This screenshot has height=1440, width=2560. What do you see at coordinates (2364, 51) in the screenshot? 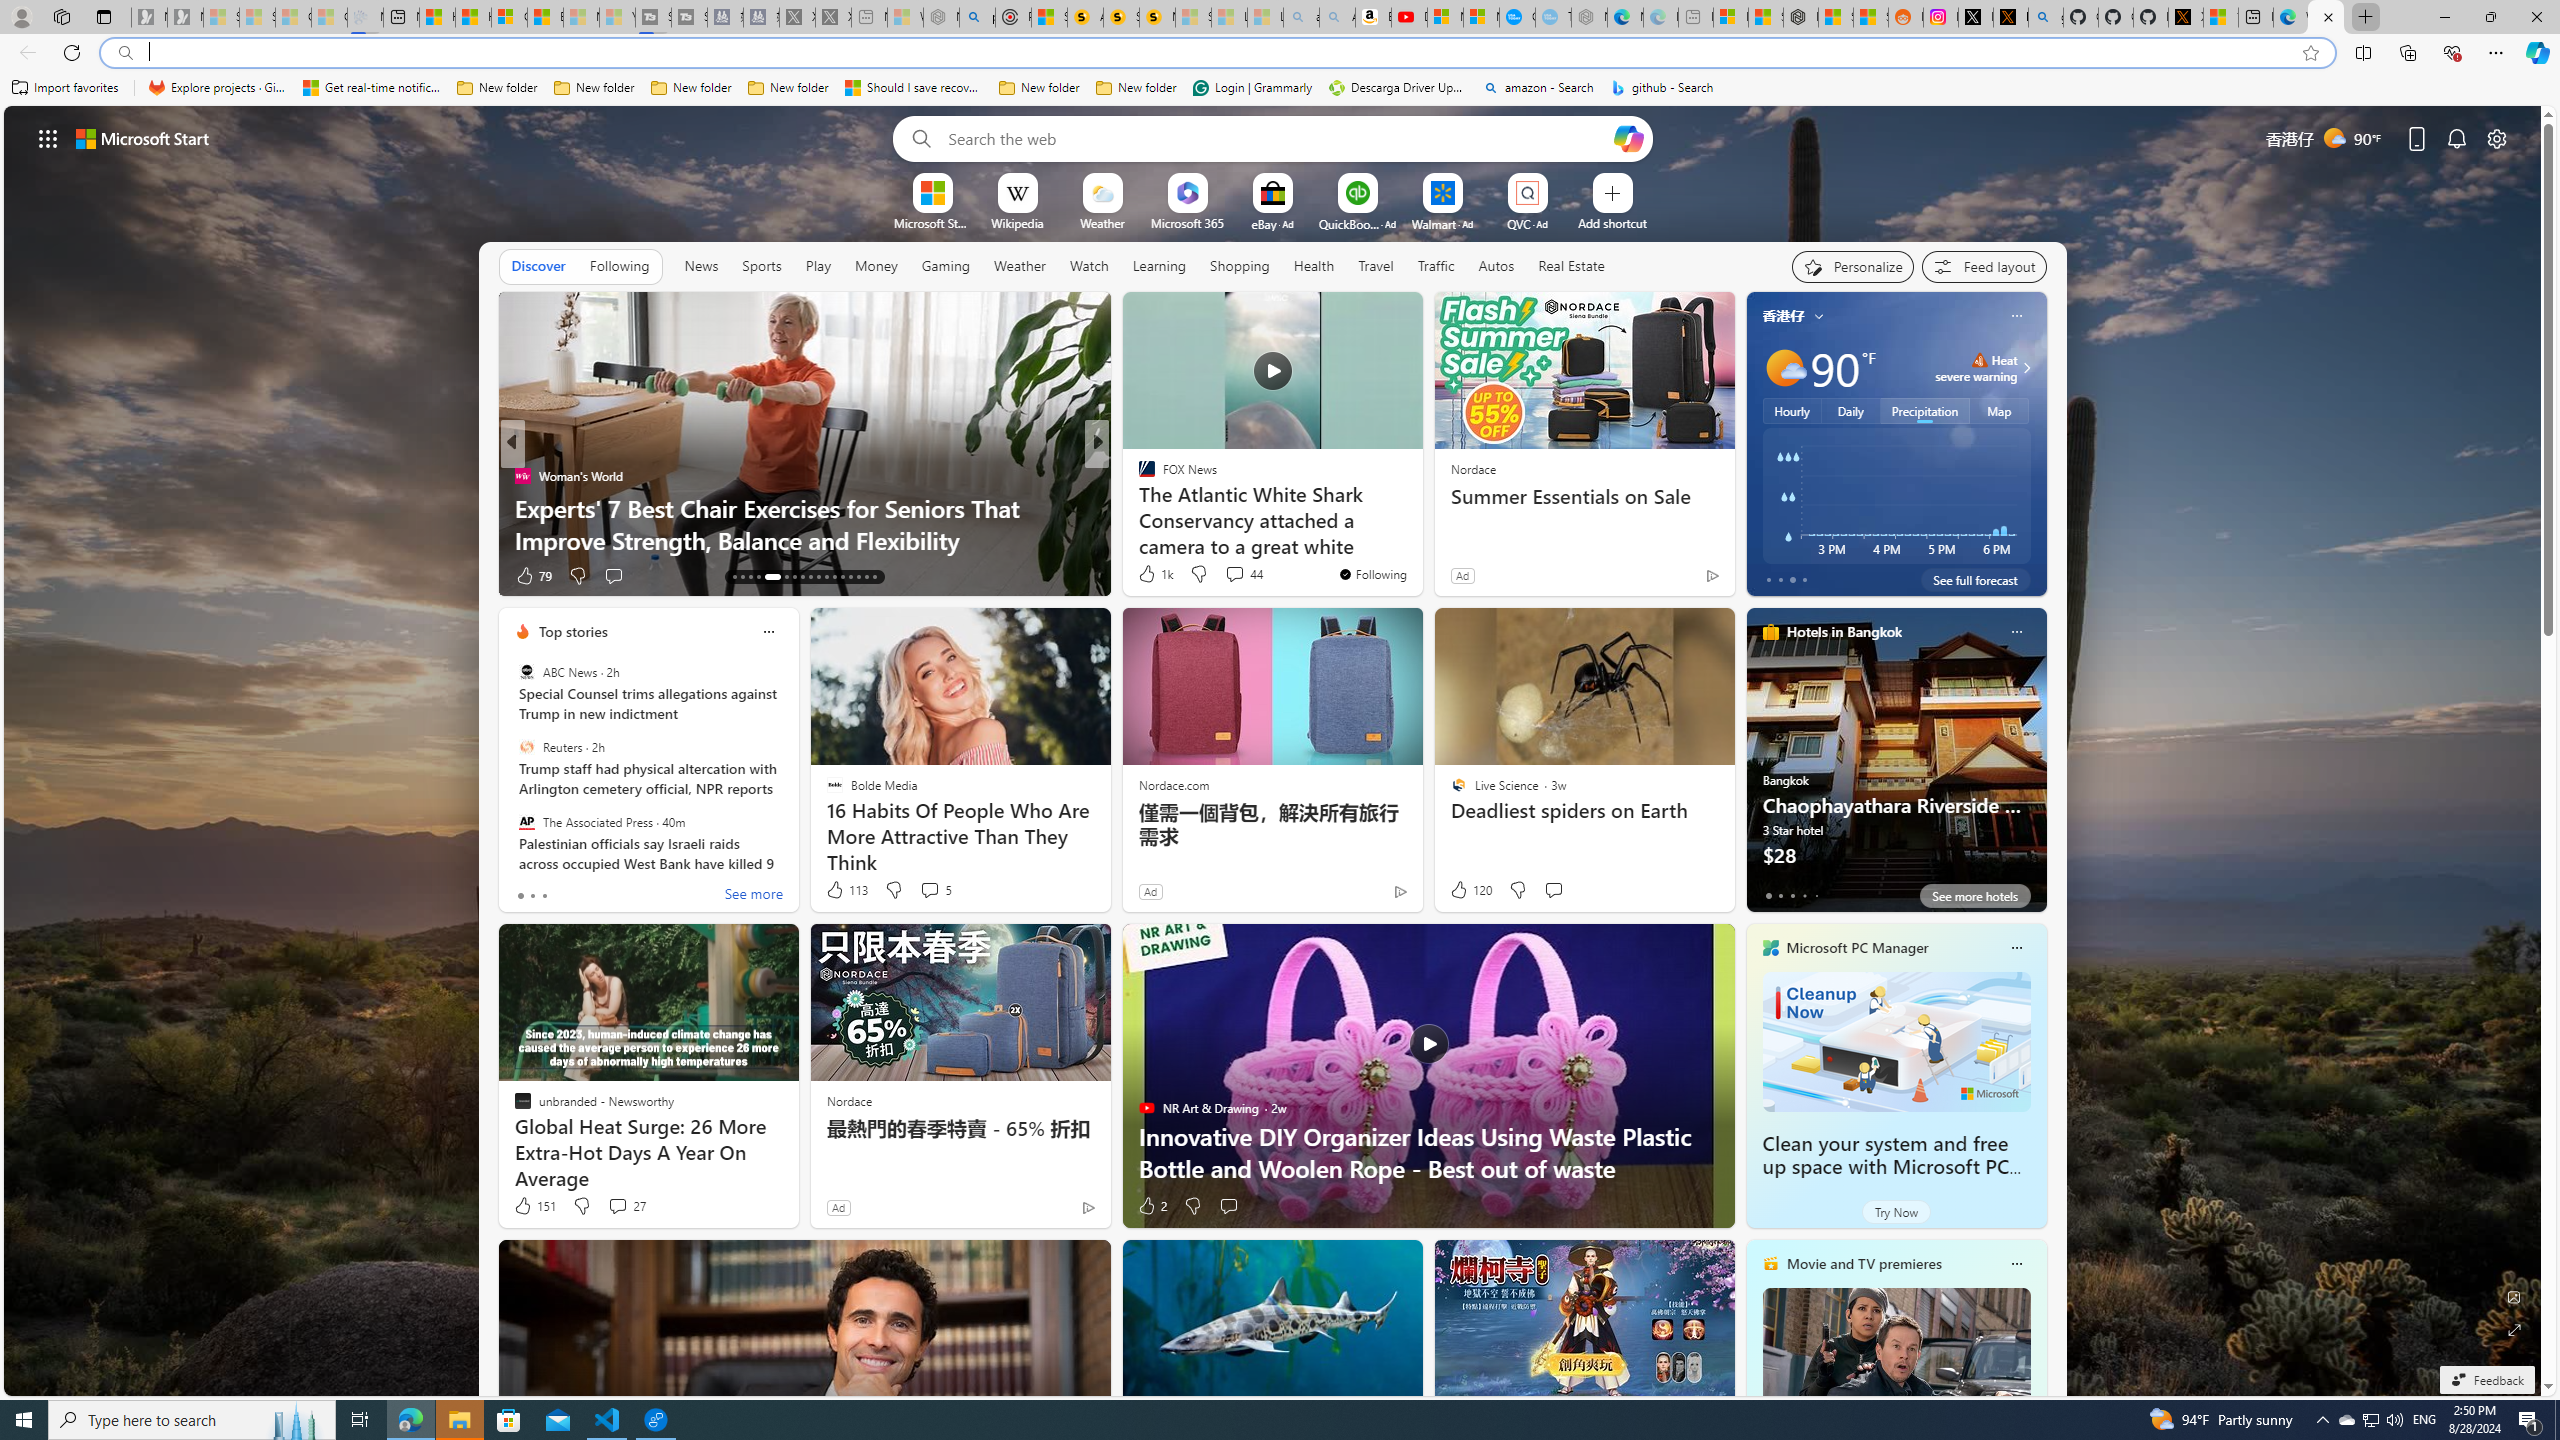
I see `'Split screen'` at bounding box center [2364, 51].